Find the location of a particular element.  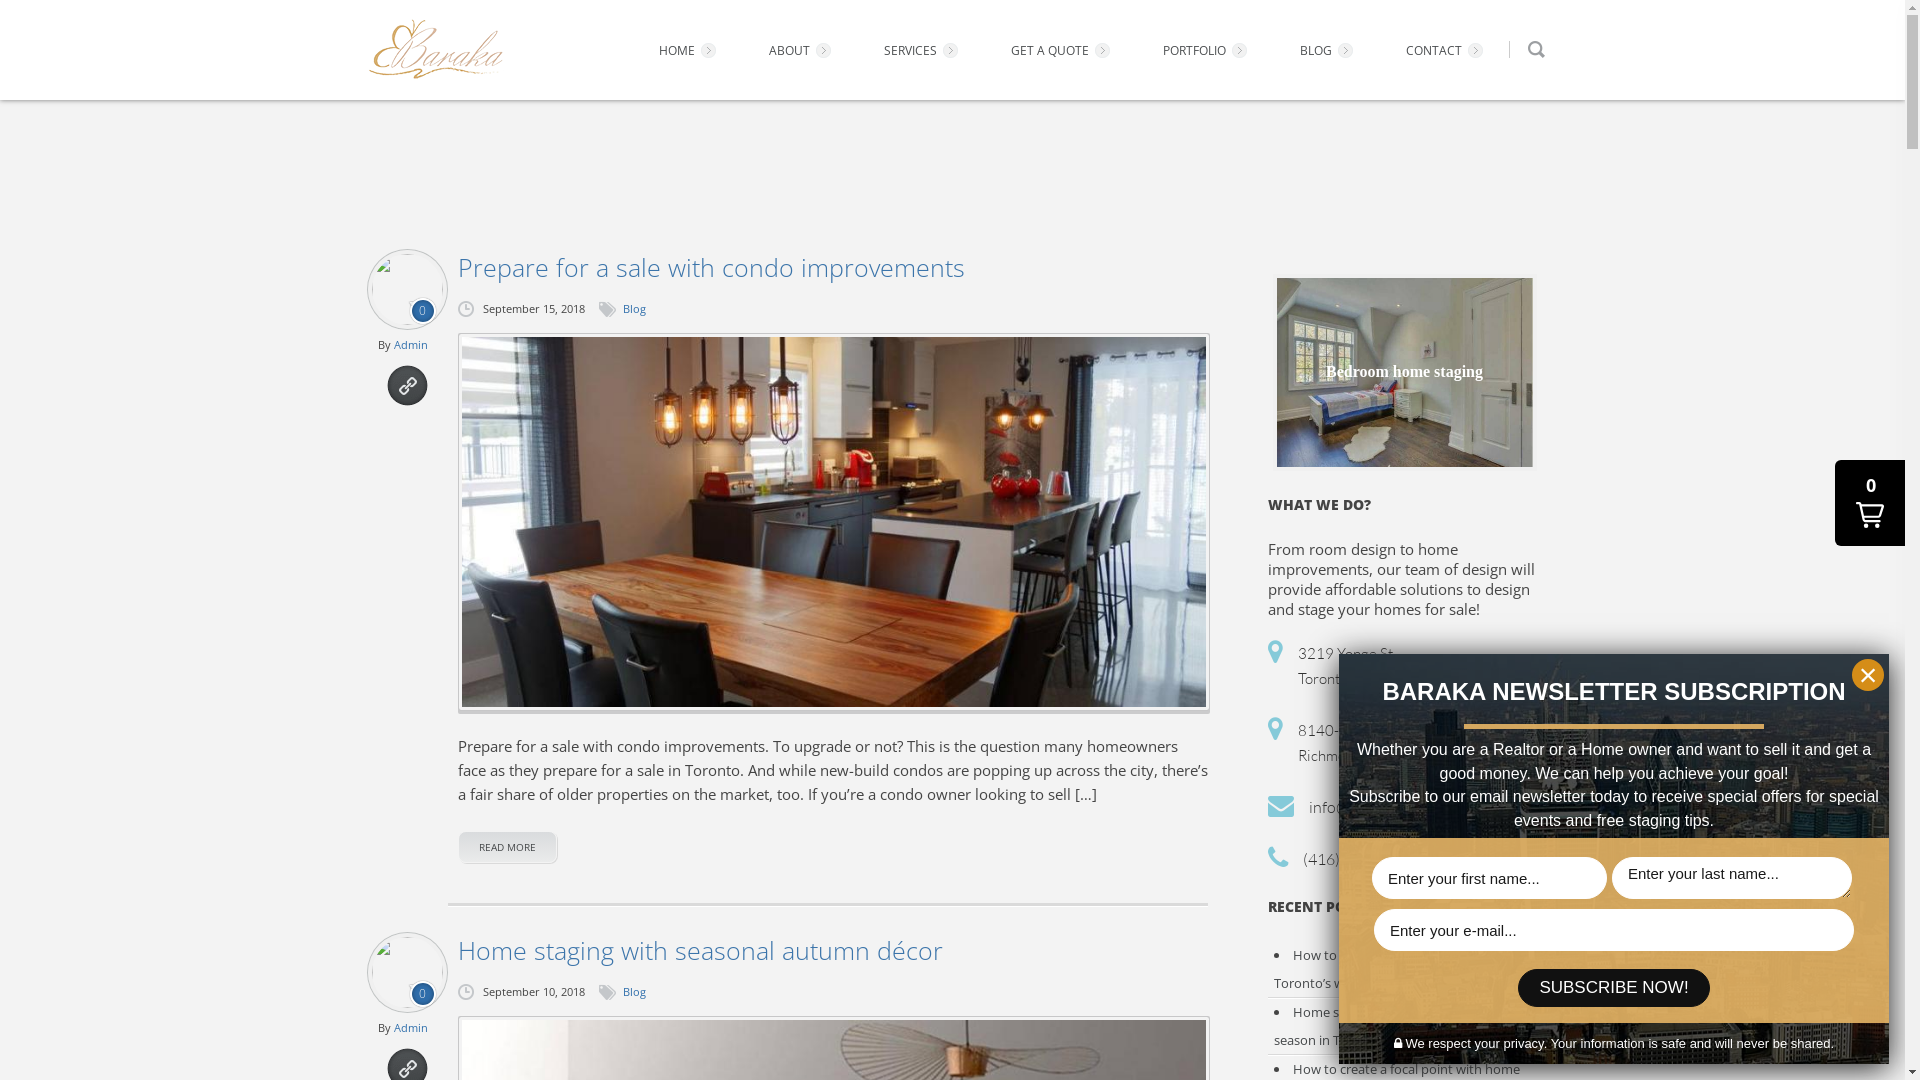

'READ MORE' is located at coordinates (507, 847).